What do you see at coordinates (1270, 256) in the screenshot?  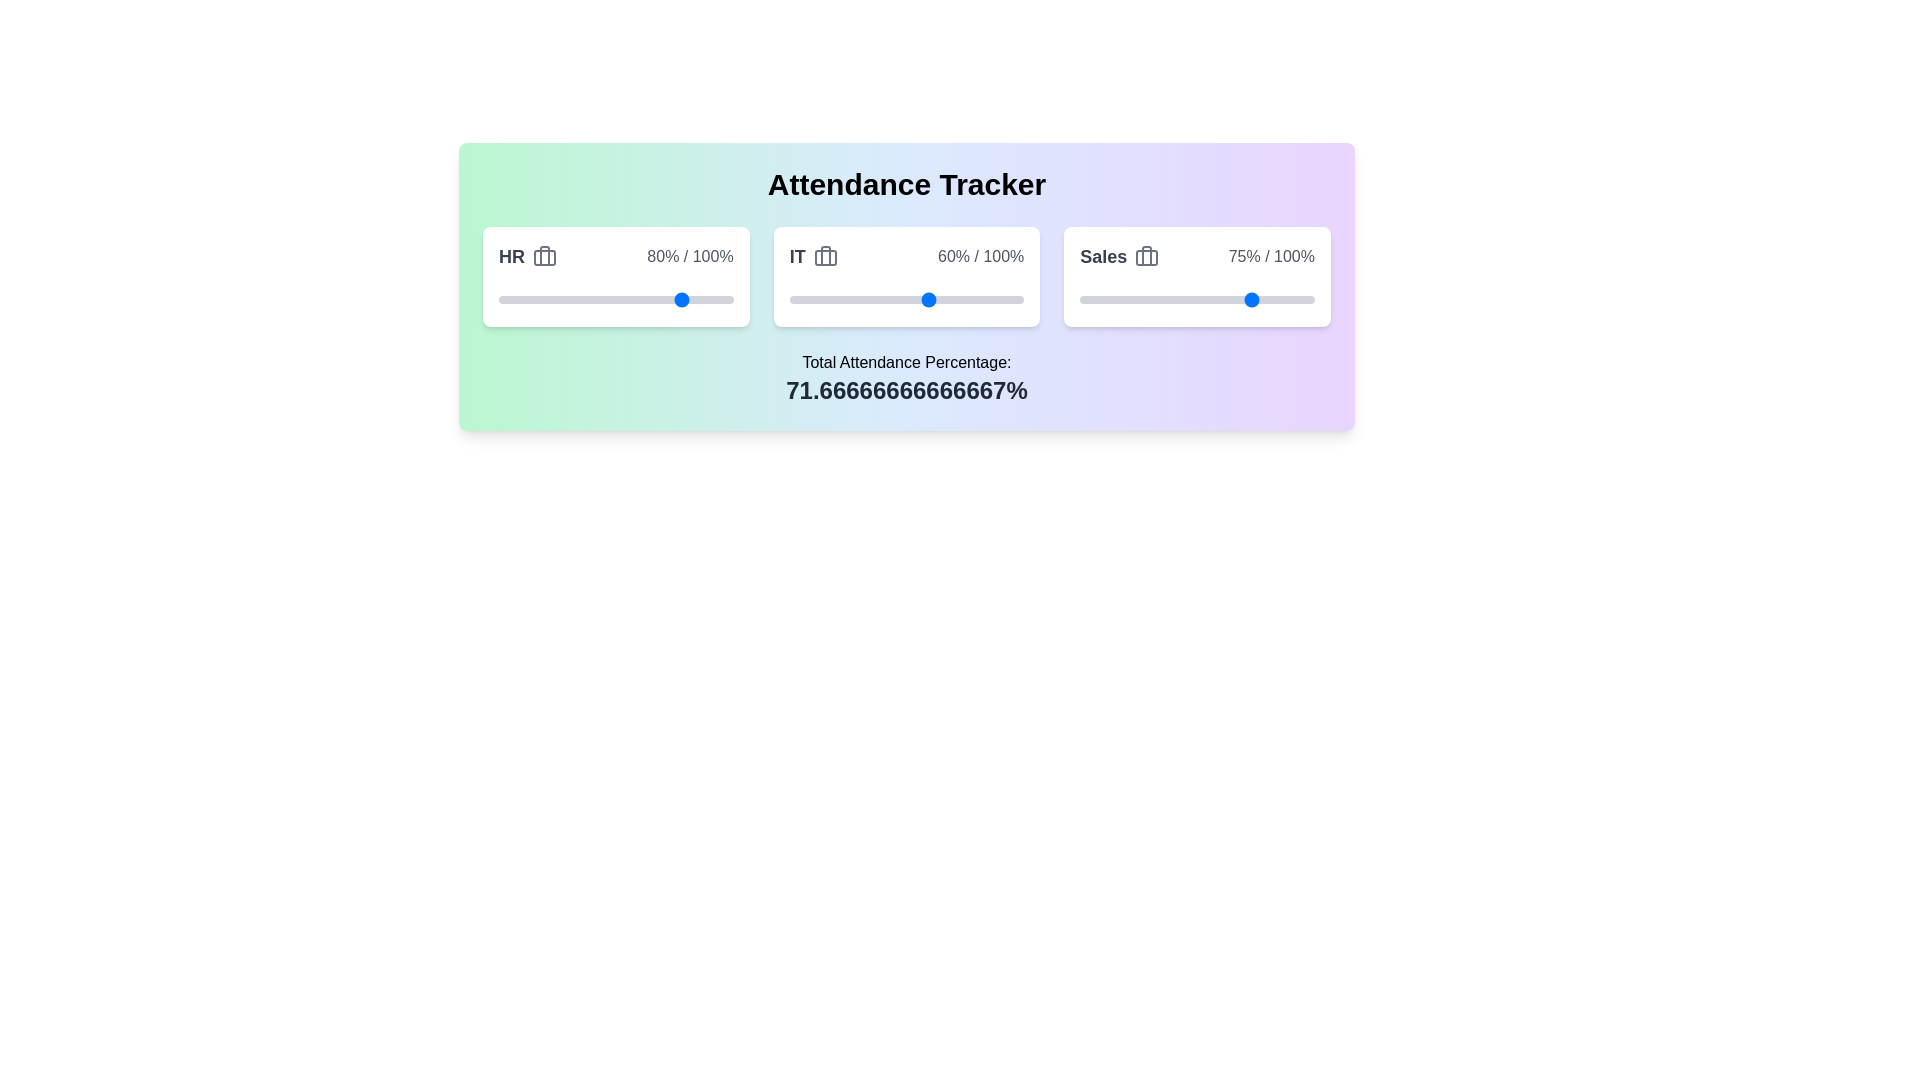 I see `the static text display showing a numerical ratio or percentage related to sales, located at the top-right of the 'Sales' card` at bounding box center [1270, 256].